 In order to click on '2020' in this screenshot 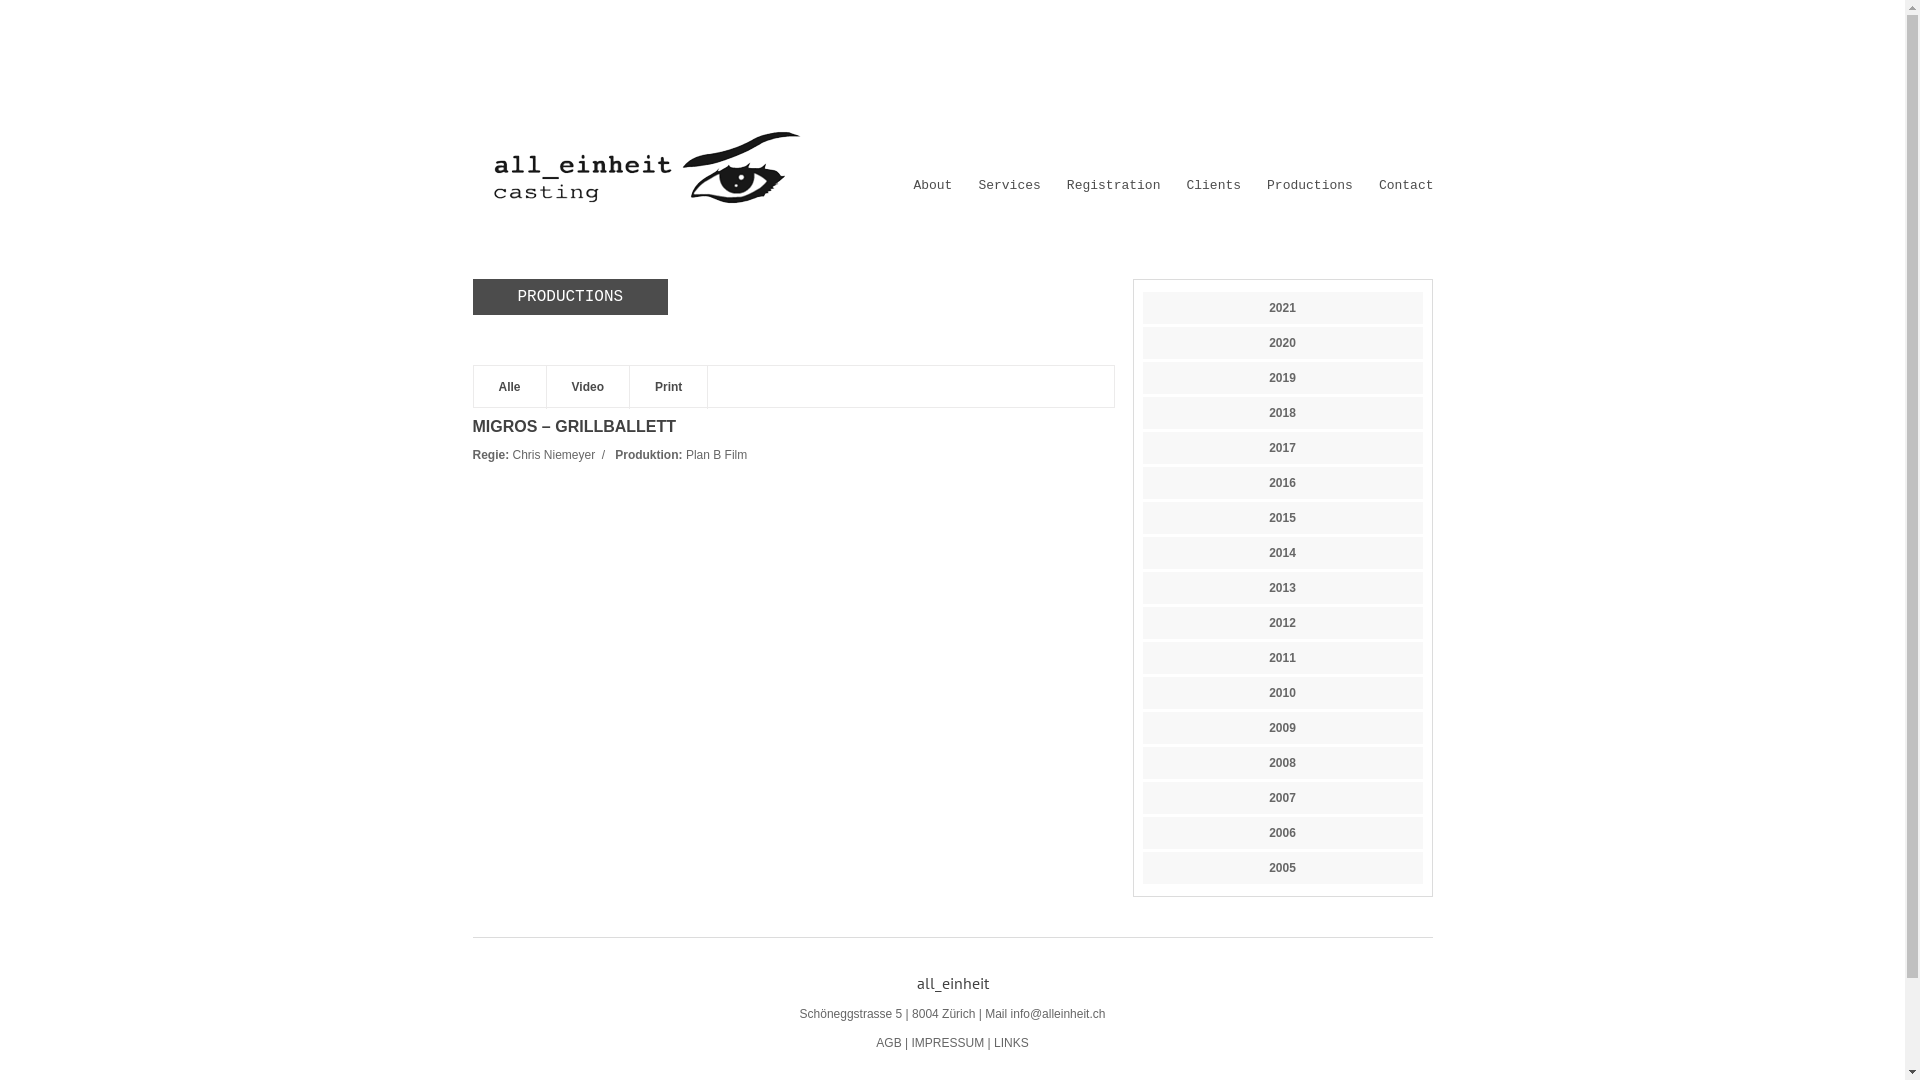, I will do `click(1281, 342)`.